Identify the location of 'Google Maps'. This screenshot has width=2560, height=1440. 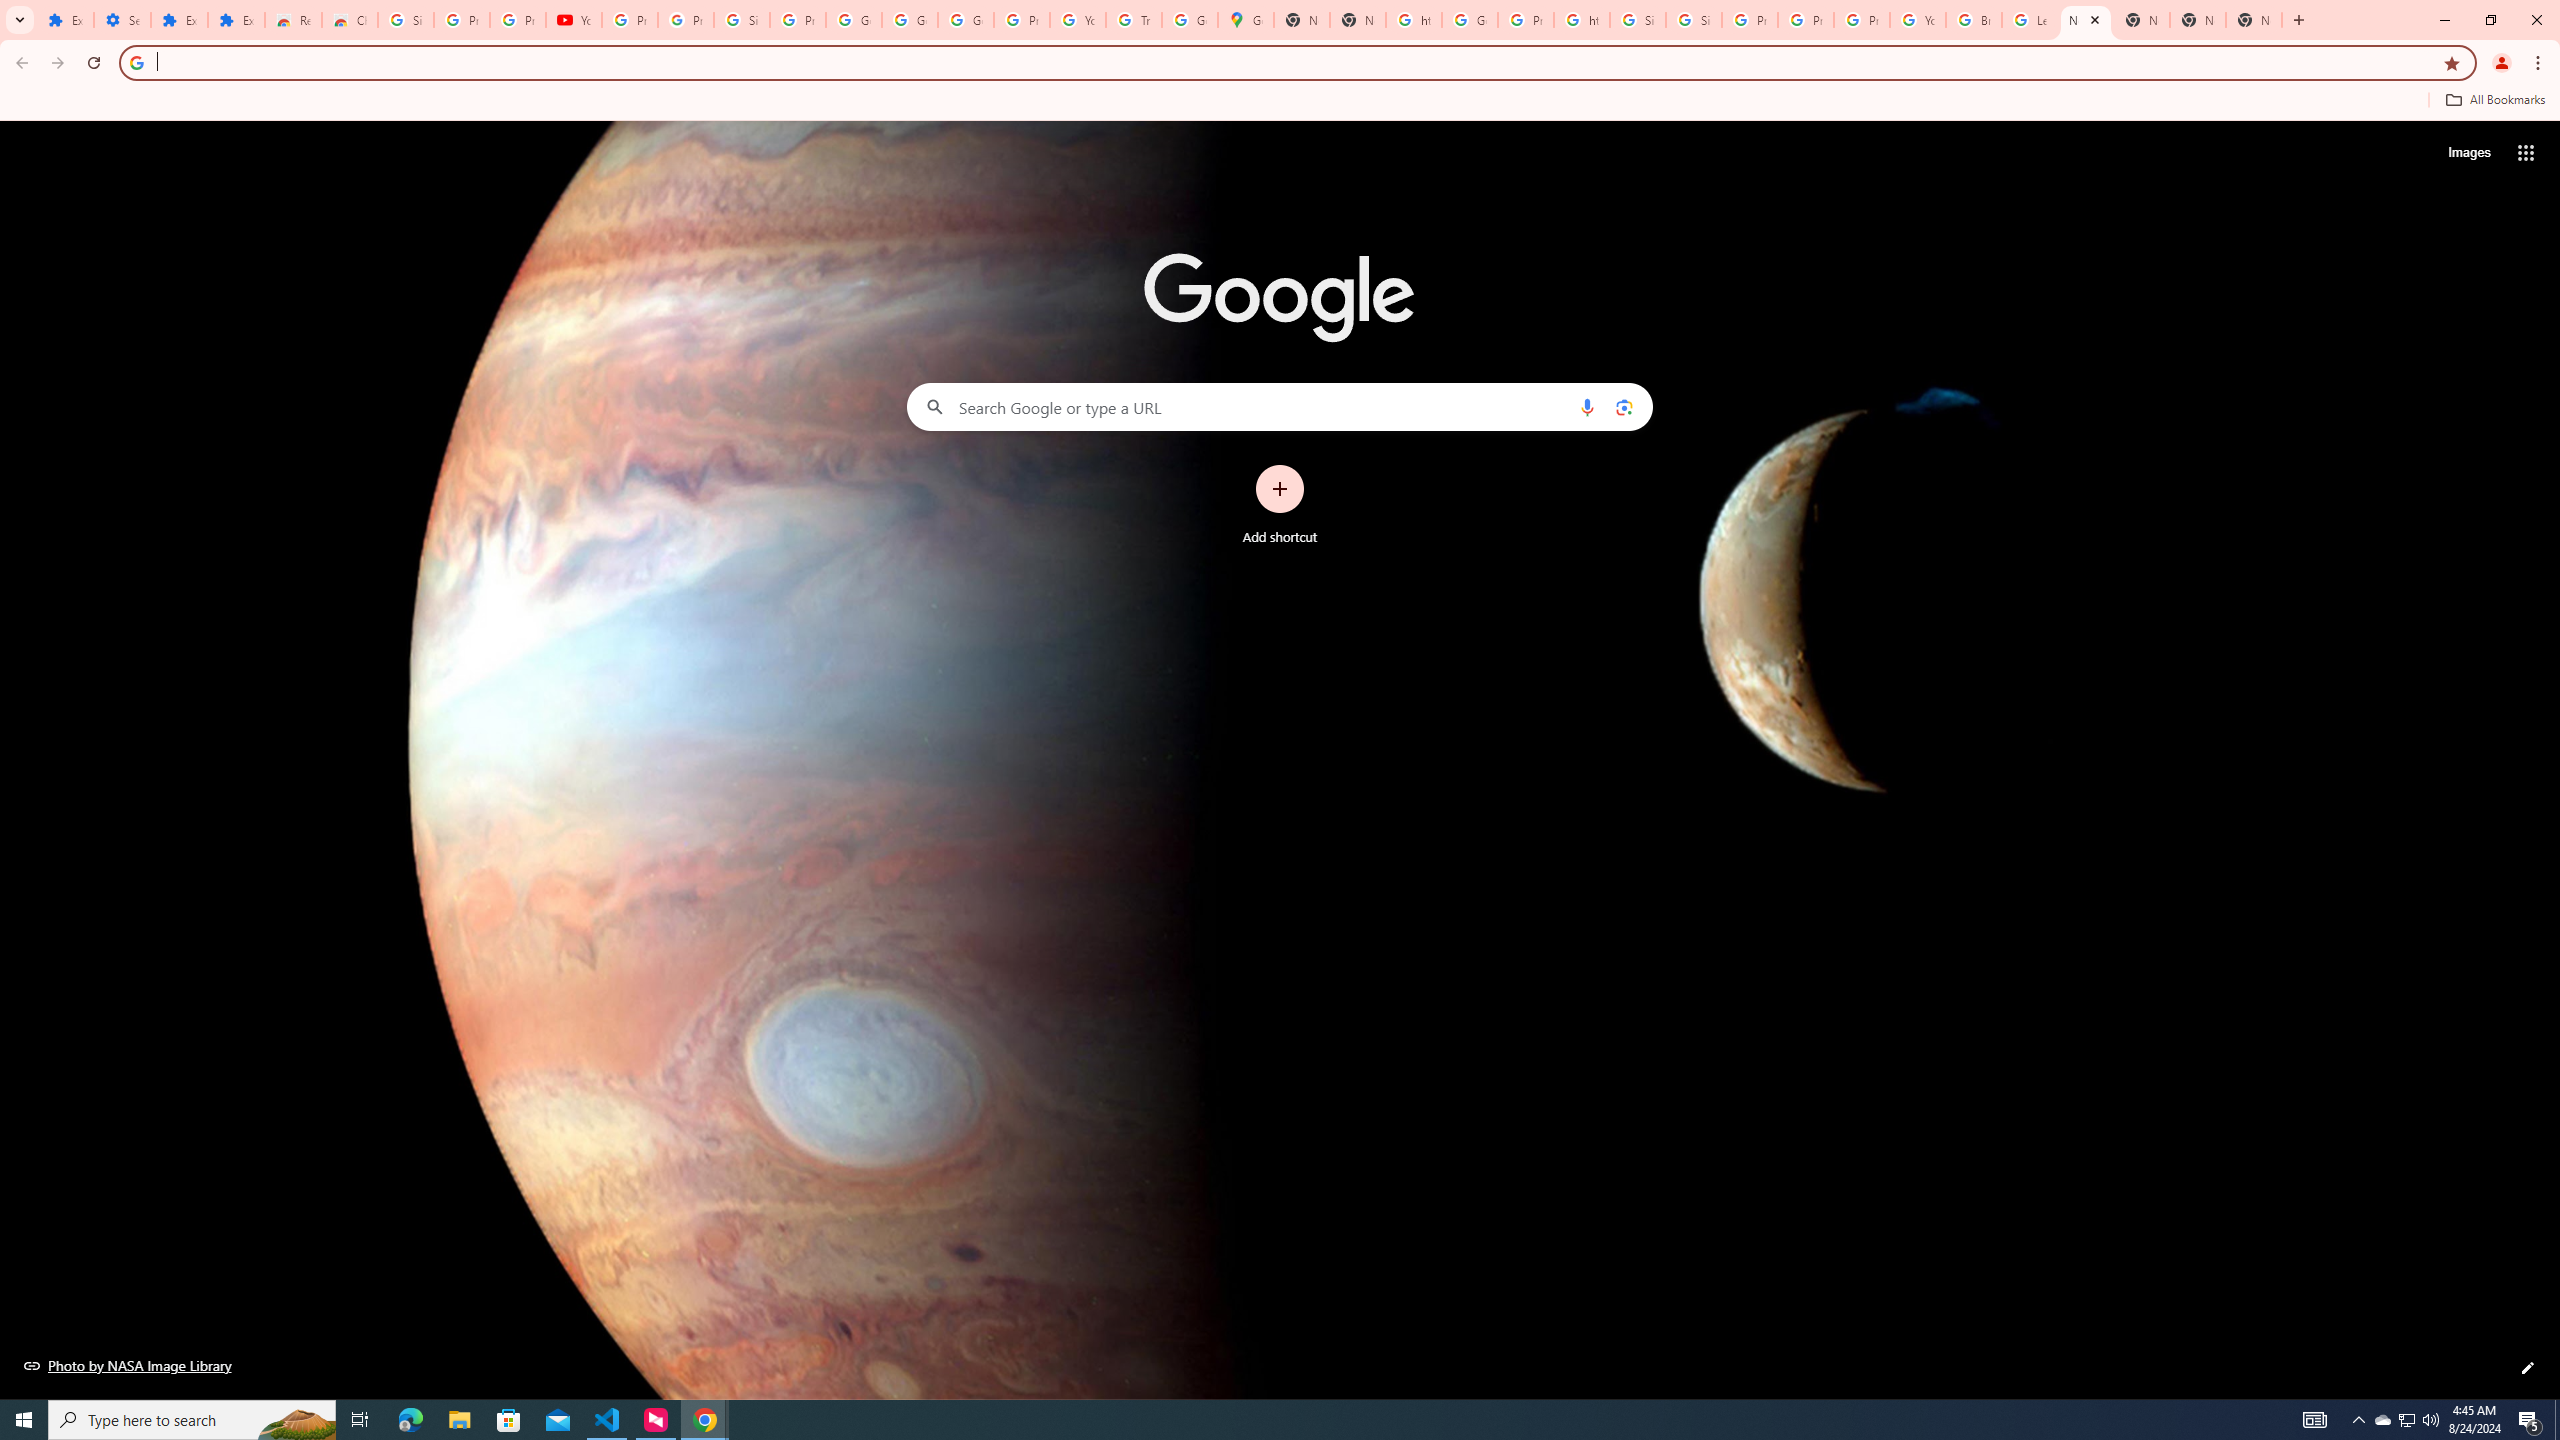
(1244, 19).